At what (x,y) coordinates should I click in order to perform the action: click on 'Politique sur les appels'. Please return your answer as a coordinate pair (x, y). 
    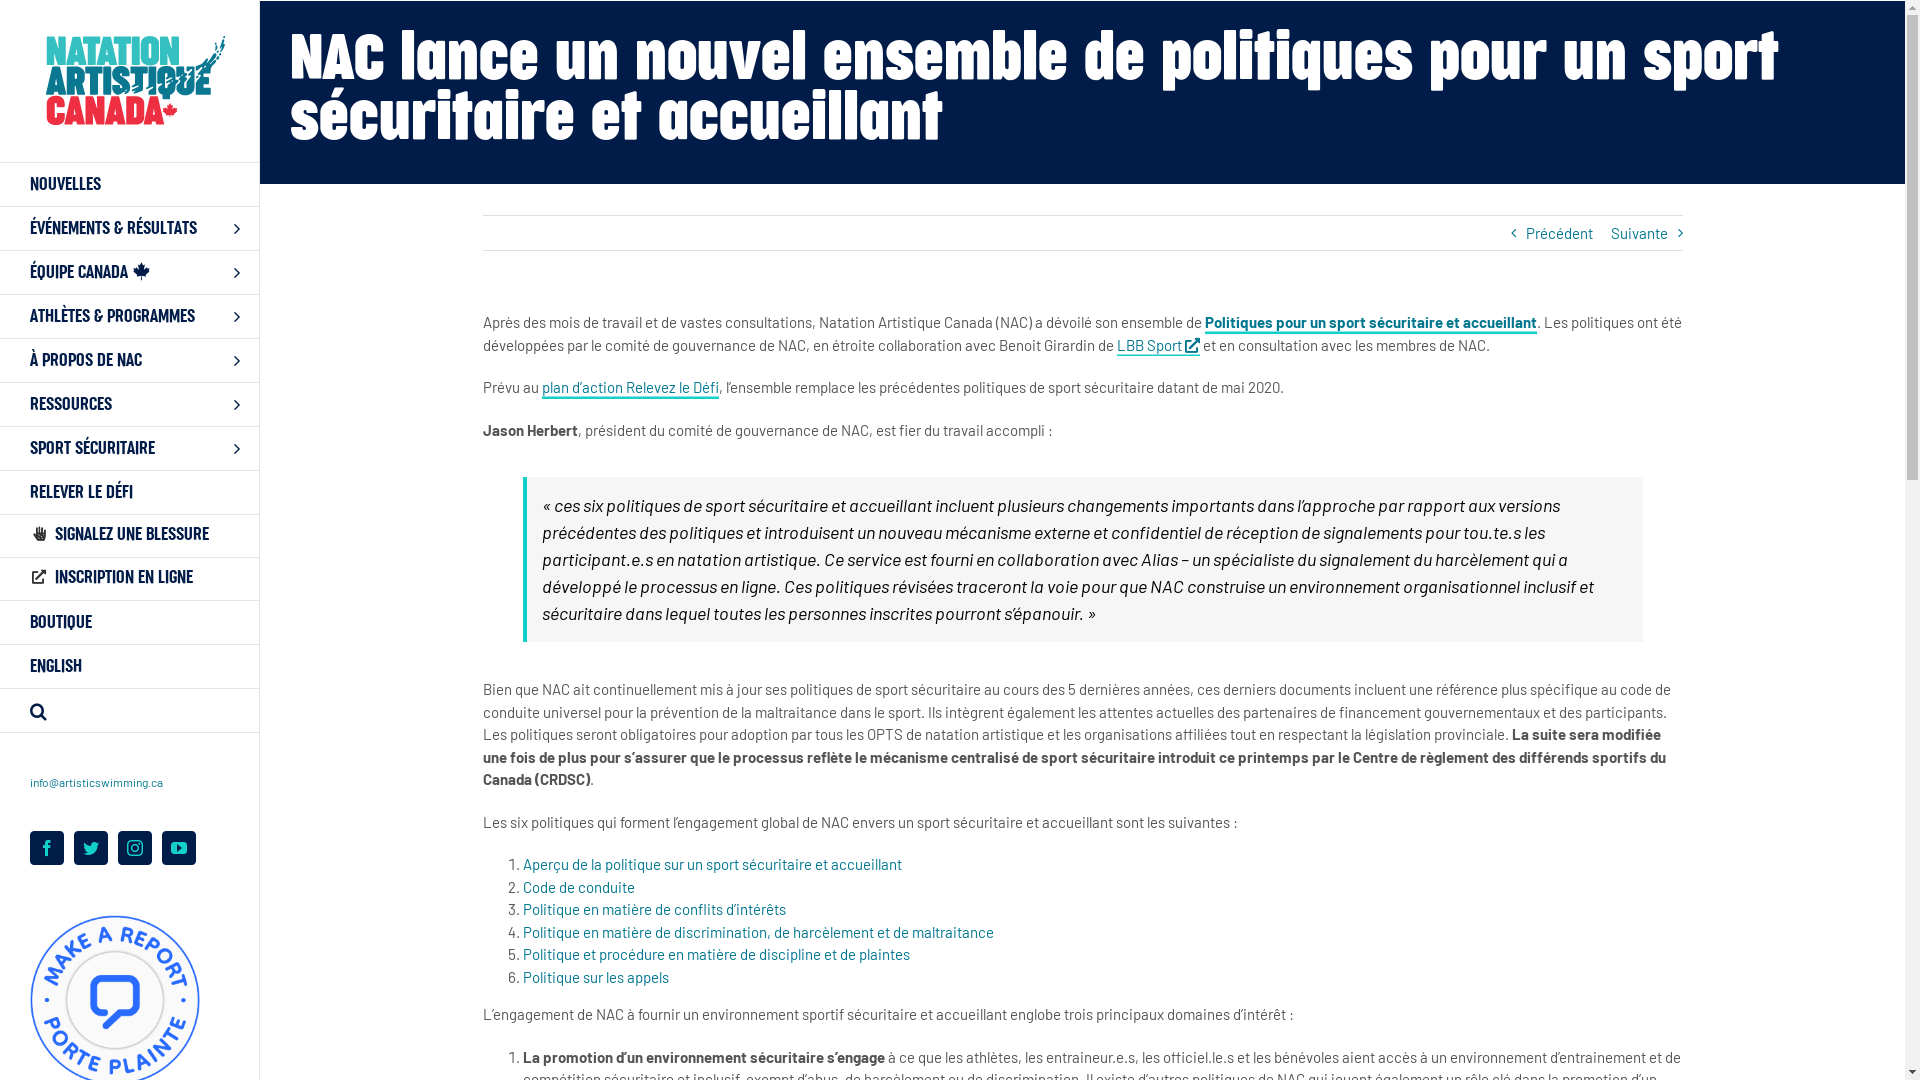
    Looking at the image, I should click on (594, 975).